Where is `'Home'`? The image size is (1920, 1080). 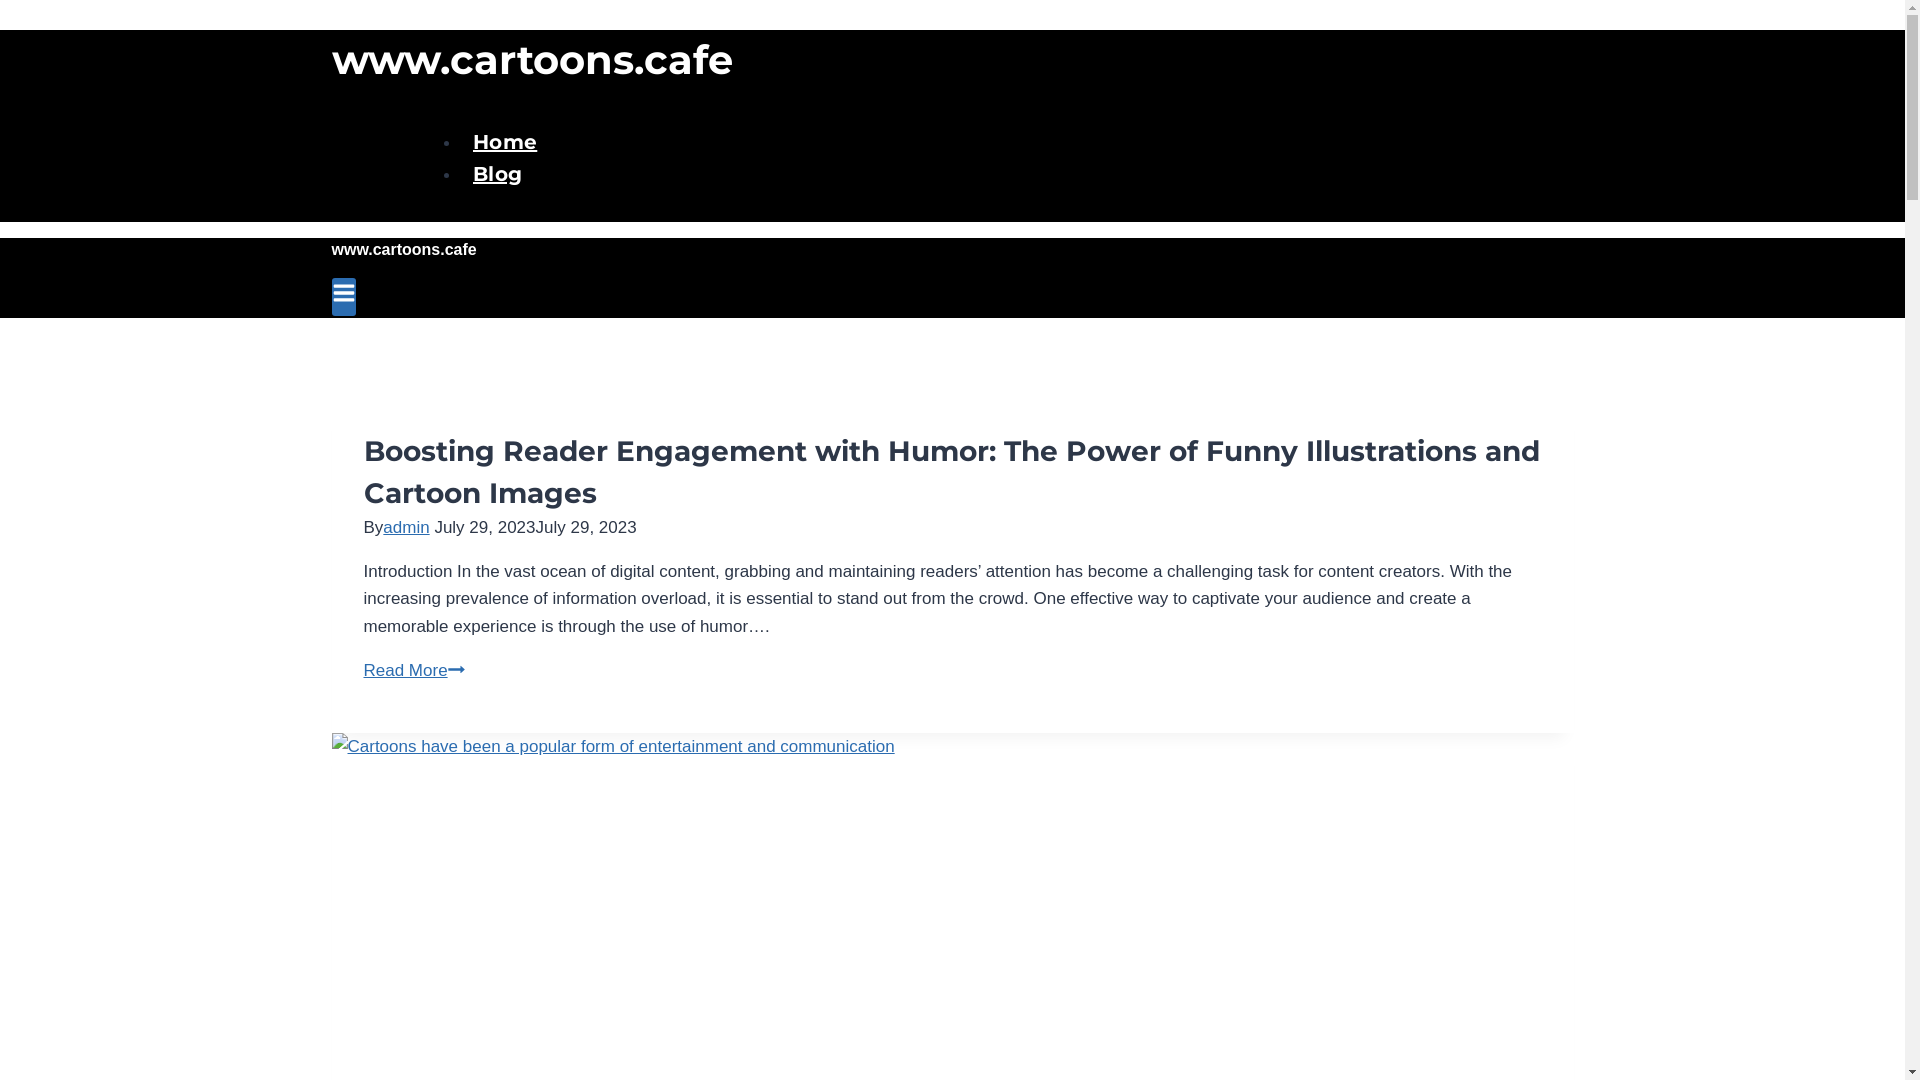
'Home' is located at coordinates (504, 141).